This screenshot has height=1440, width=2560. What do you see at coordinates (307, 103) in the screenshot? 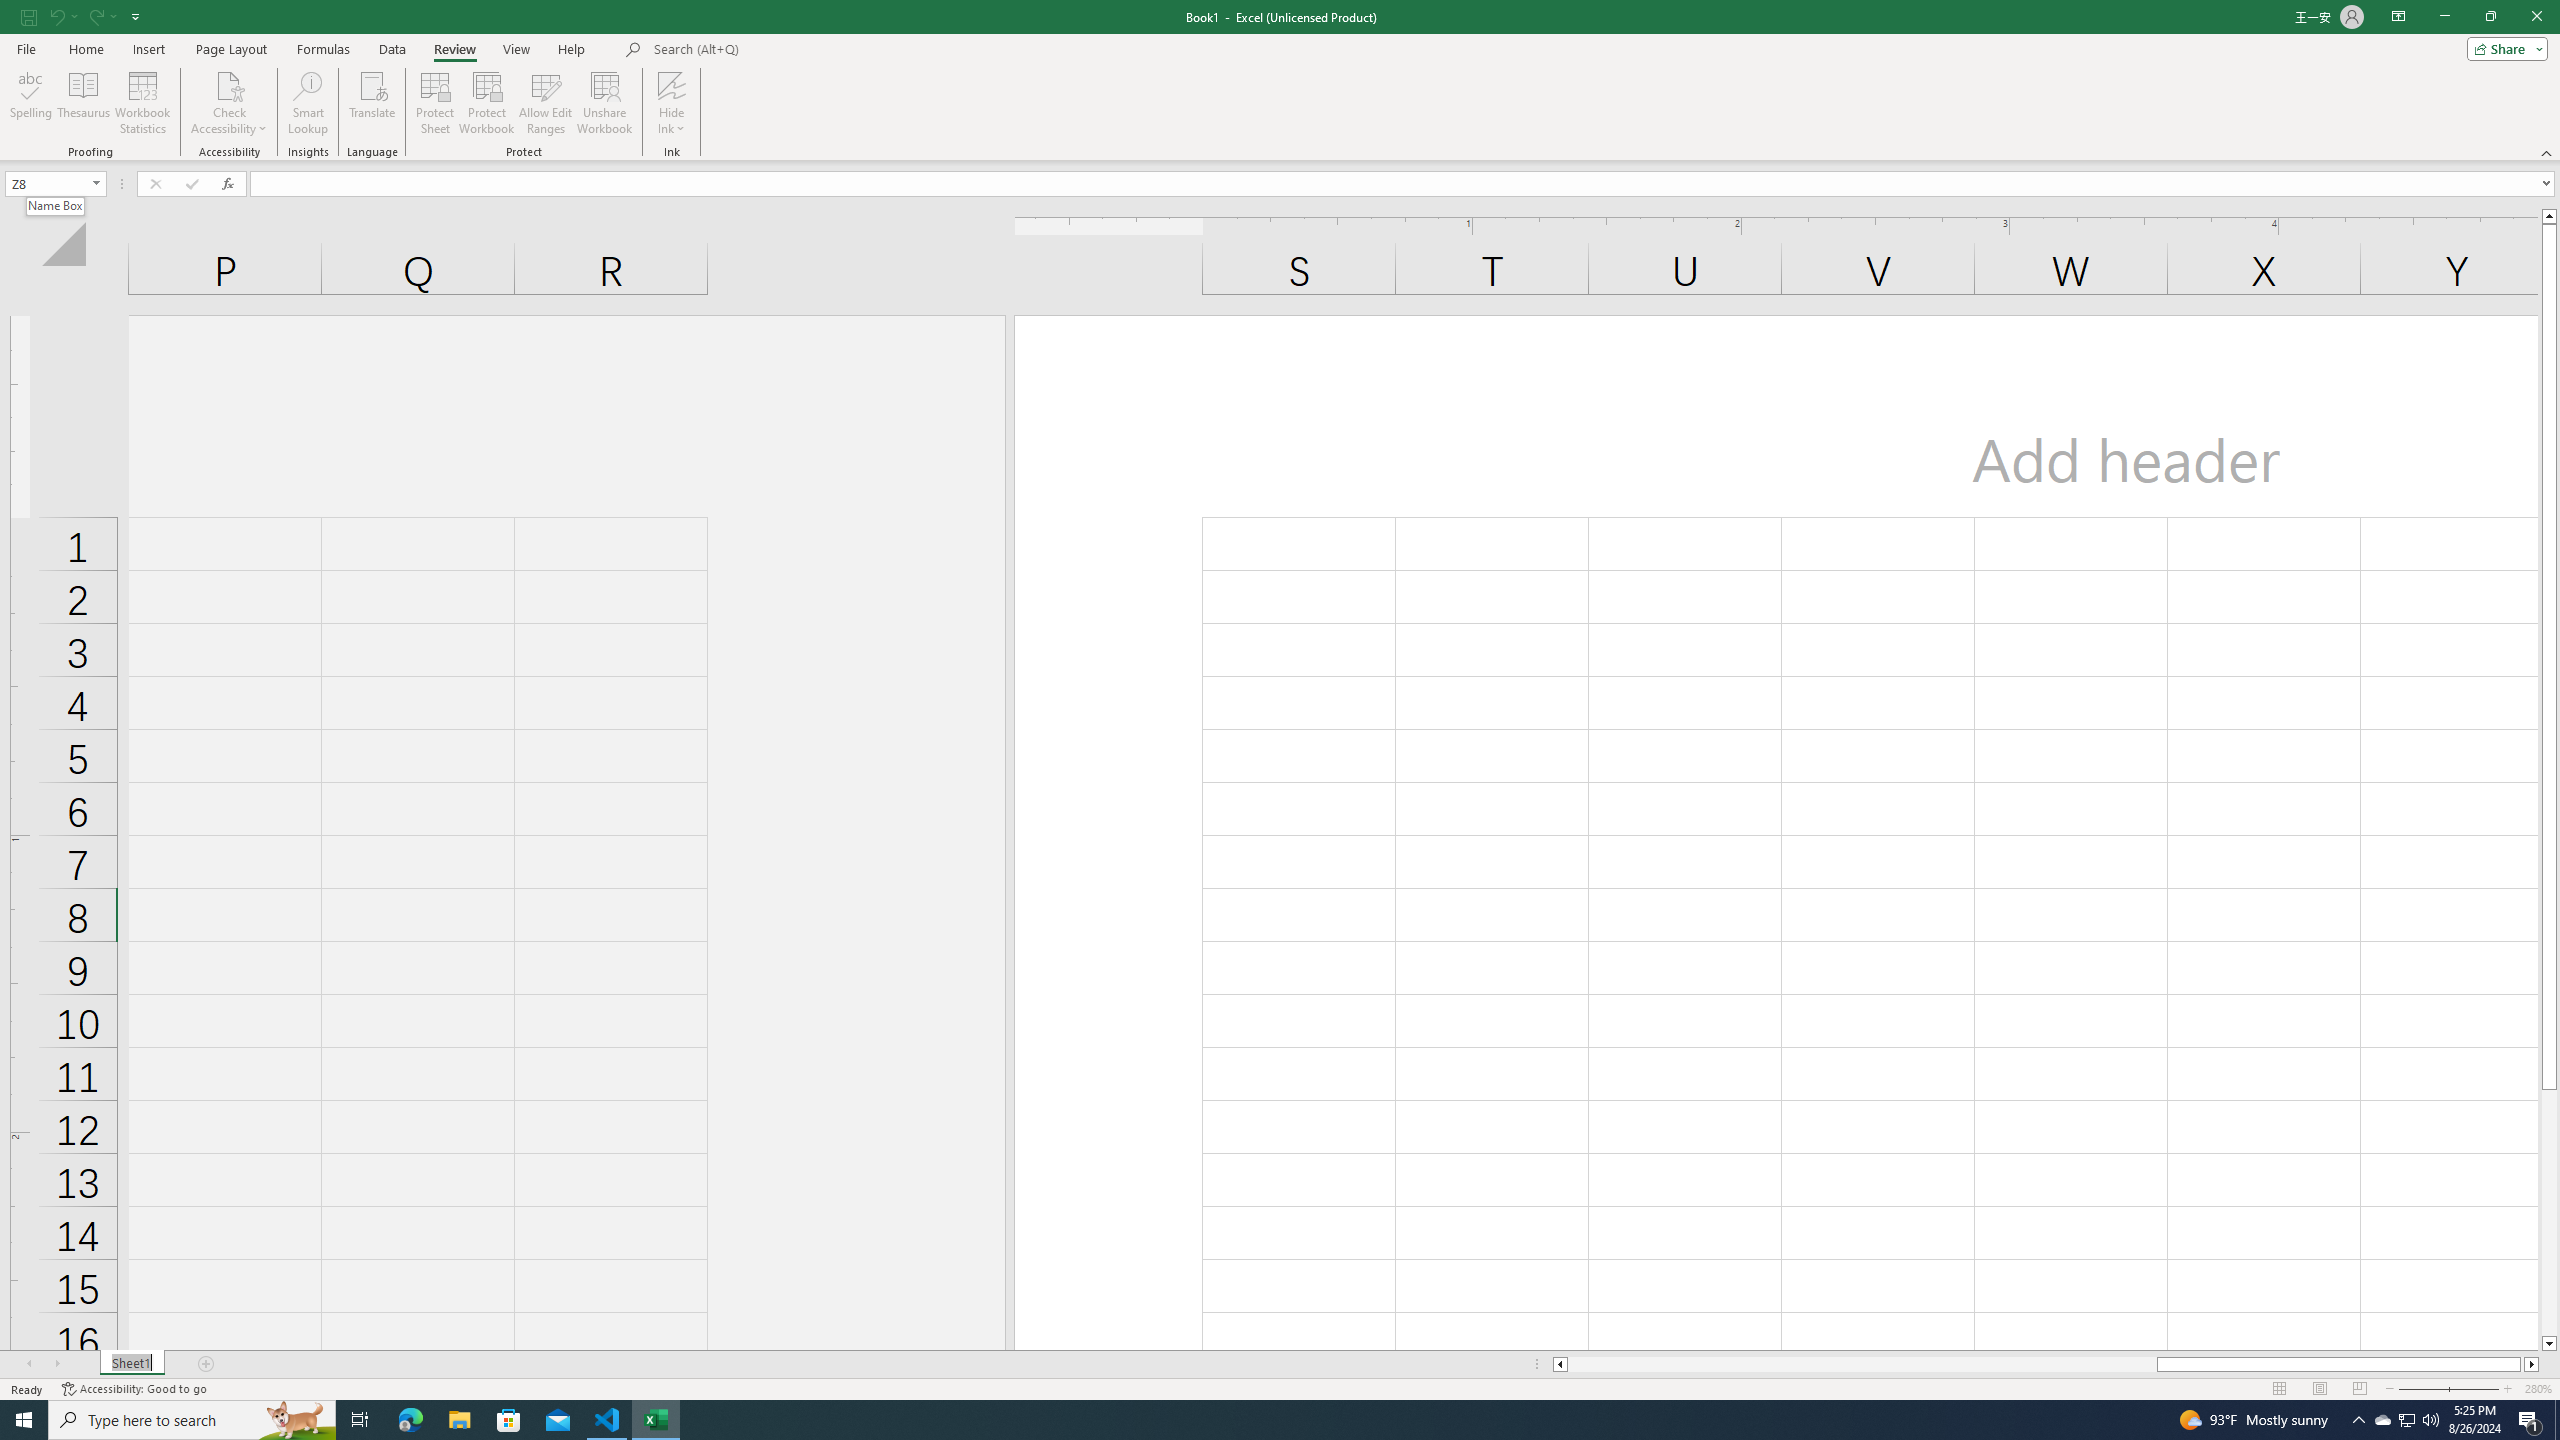
I see `'Smart Lookup'` at bounding box center [307, 103].